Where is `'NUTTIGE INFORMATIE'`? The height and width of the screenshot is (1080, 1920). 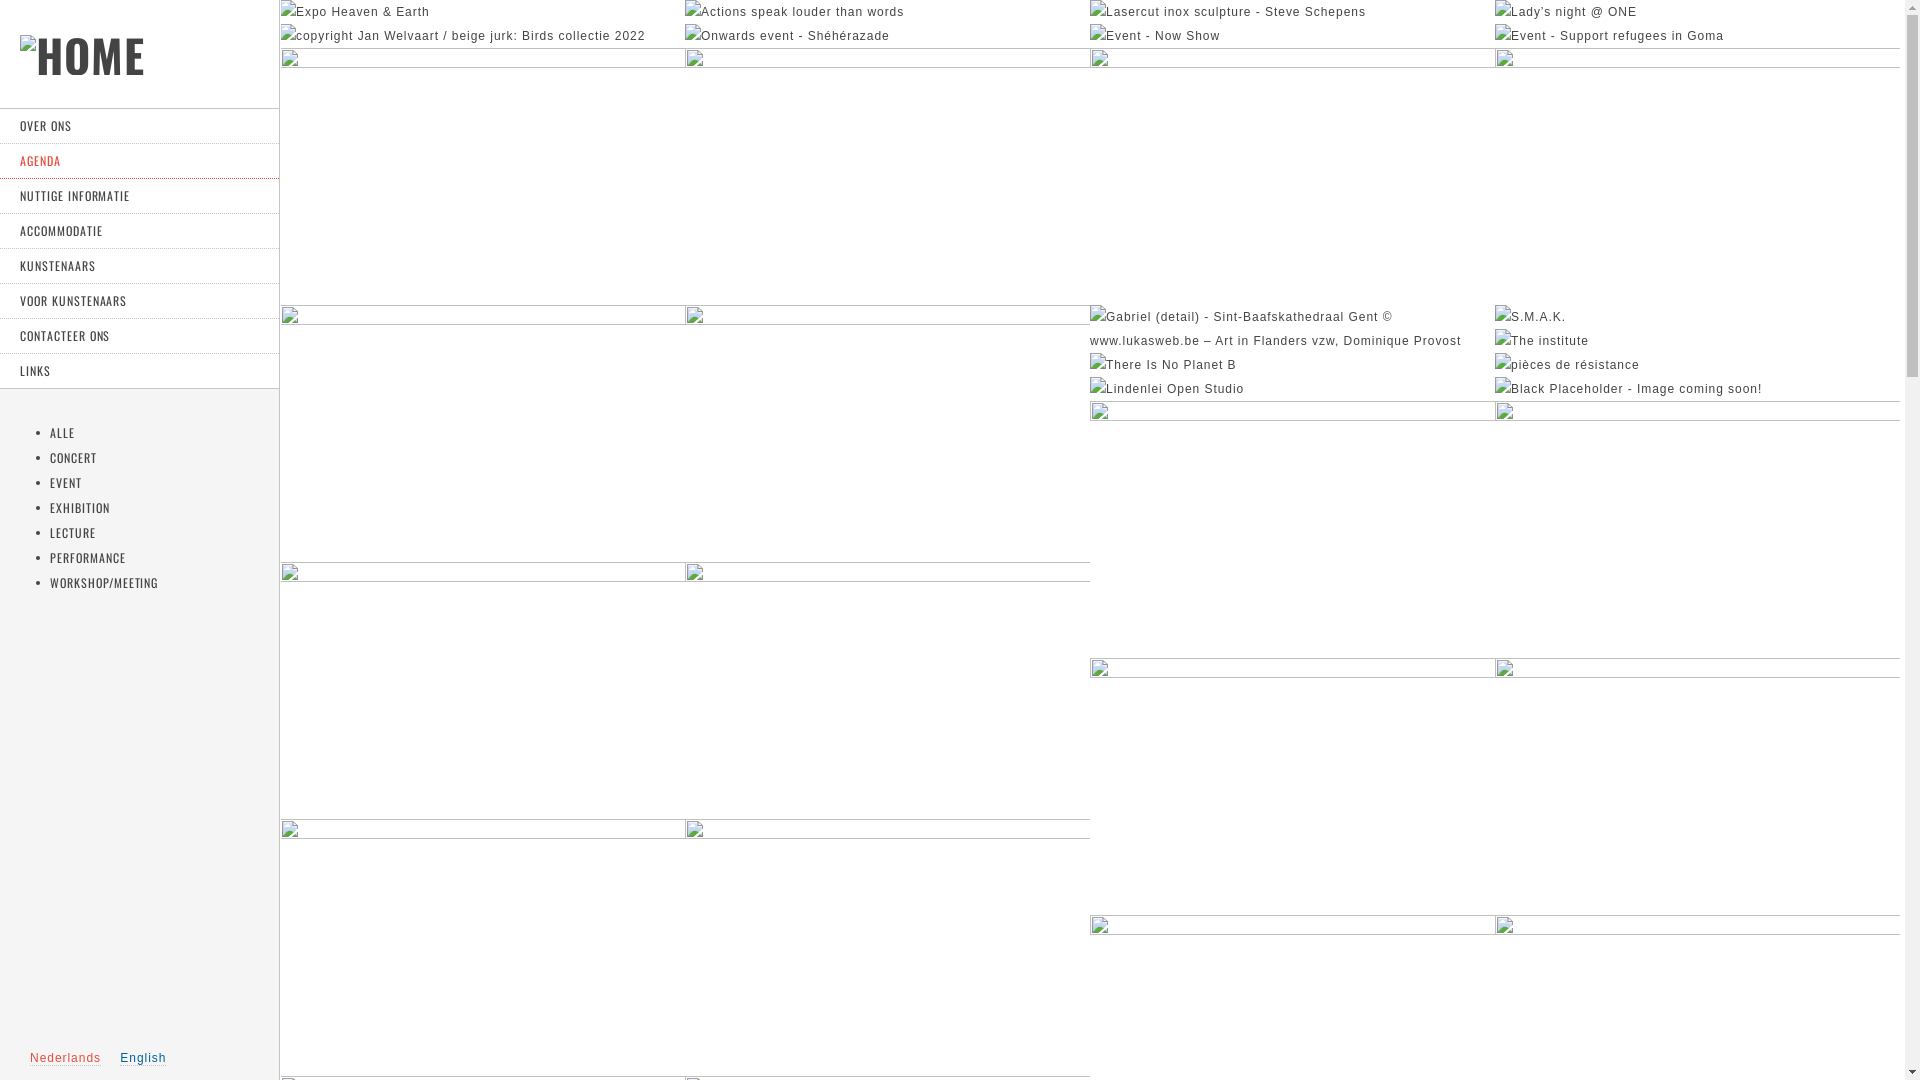 'NUTTIGE INFORMATIE' is located at coordinates (138, 196).